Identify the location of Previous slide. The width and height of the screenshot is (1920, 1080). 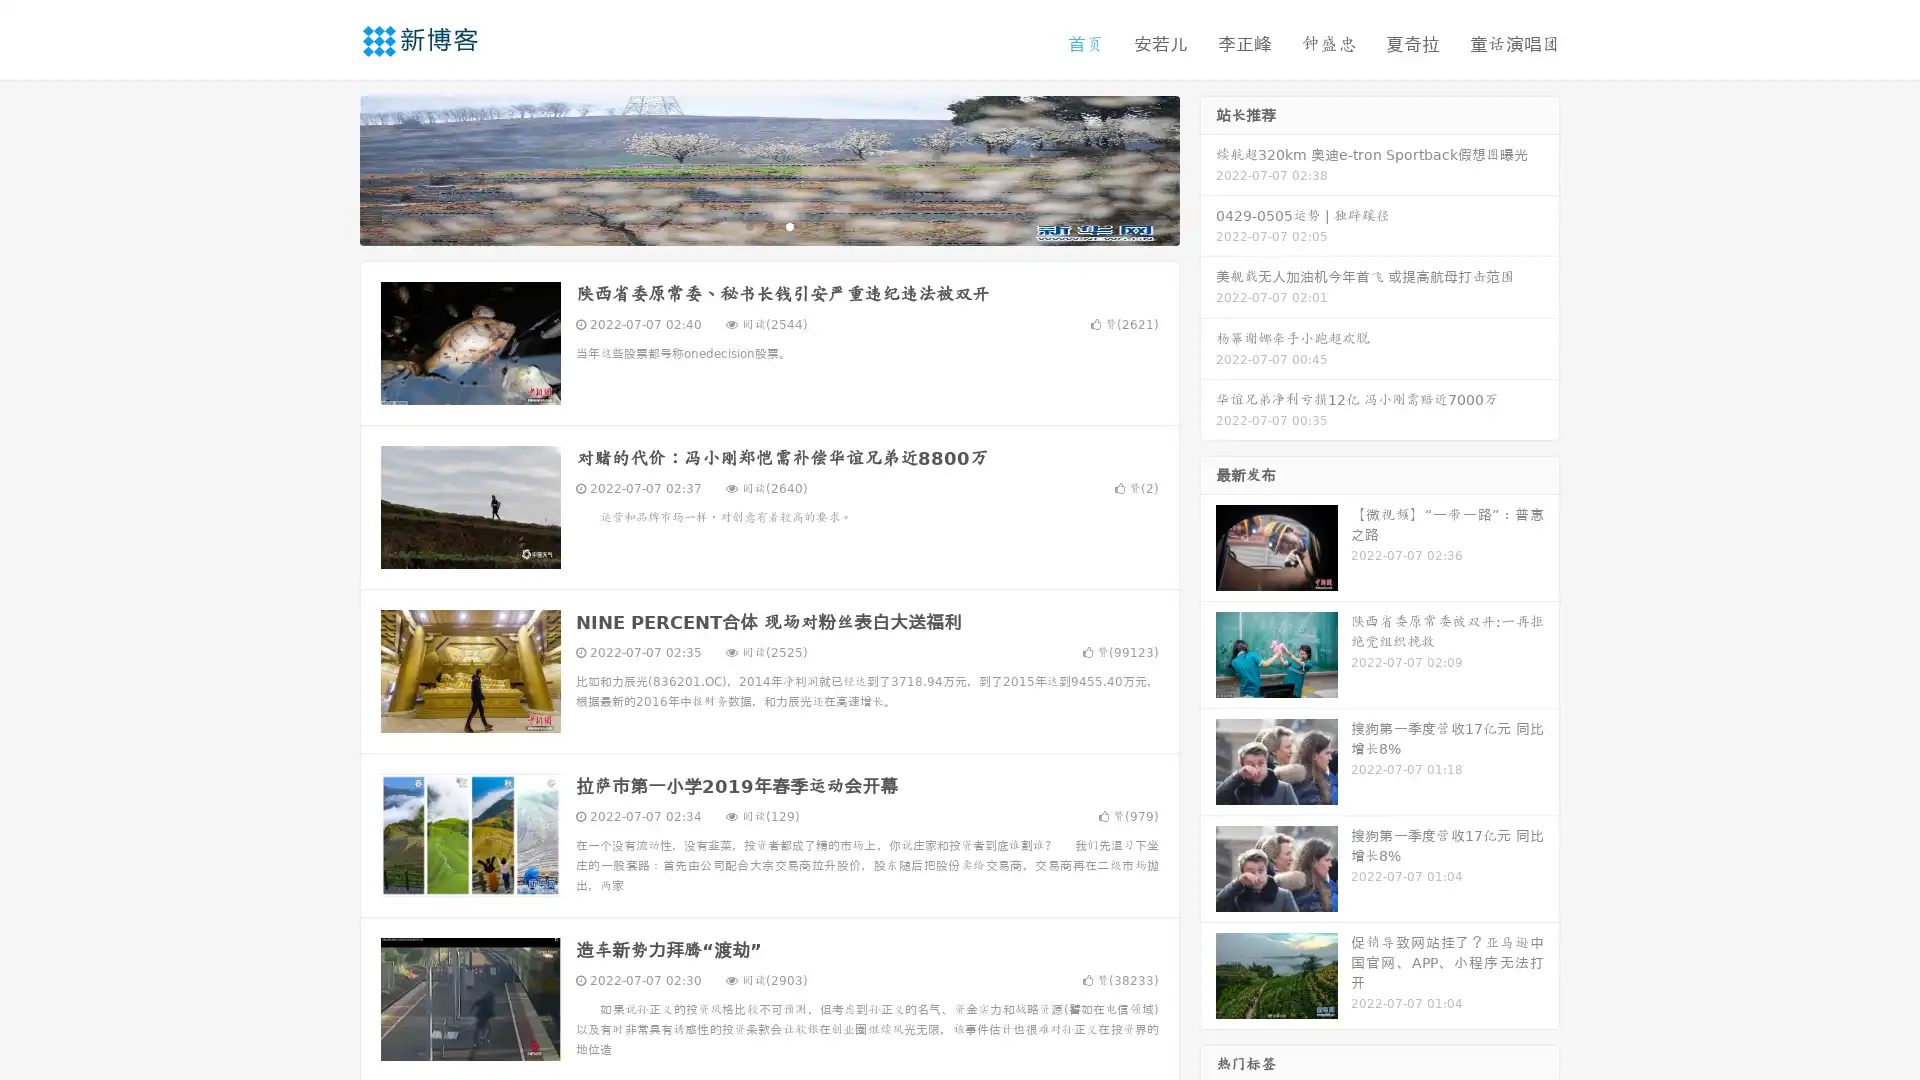
(330, 168).